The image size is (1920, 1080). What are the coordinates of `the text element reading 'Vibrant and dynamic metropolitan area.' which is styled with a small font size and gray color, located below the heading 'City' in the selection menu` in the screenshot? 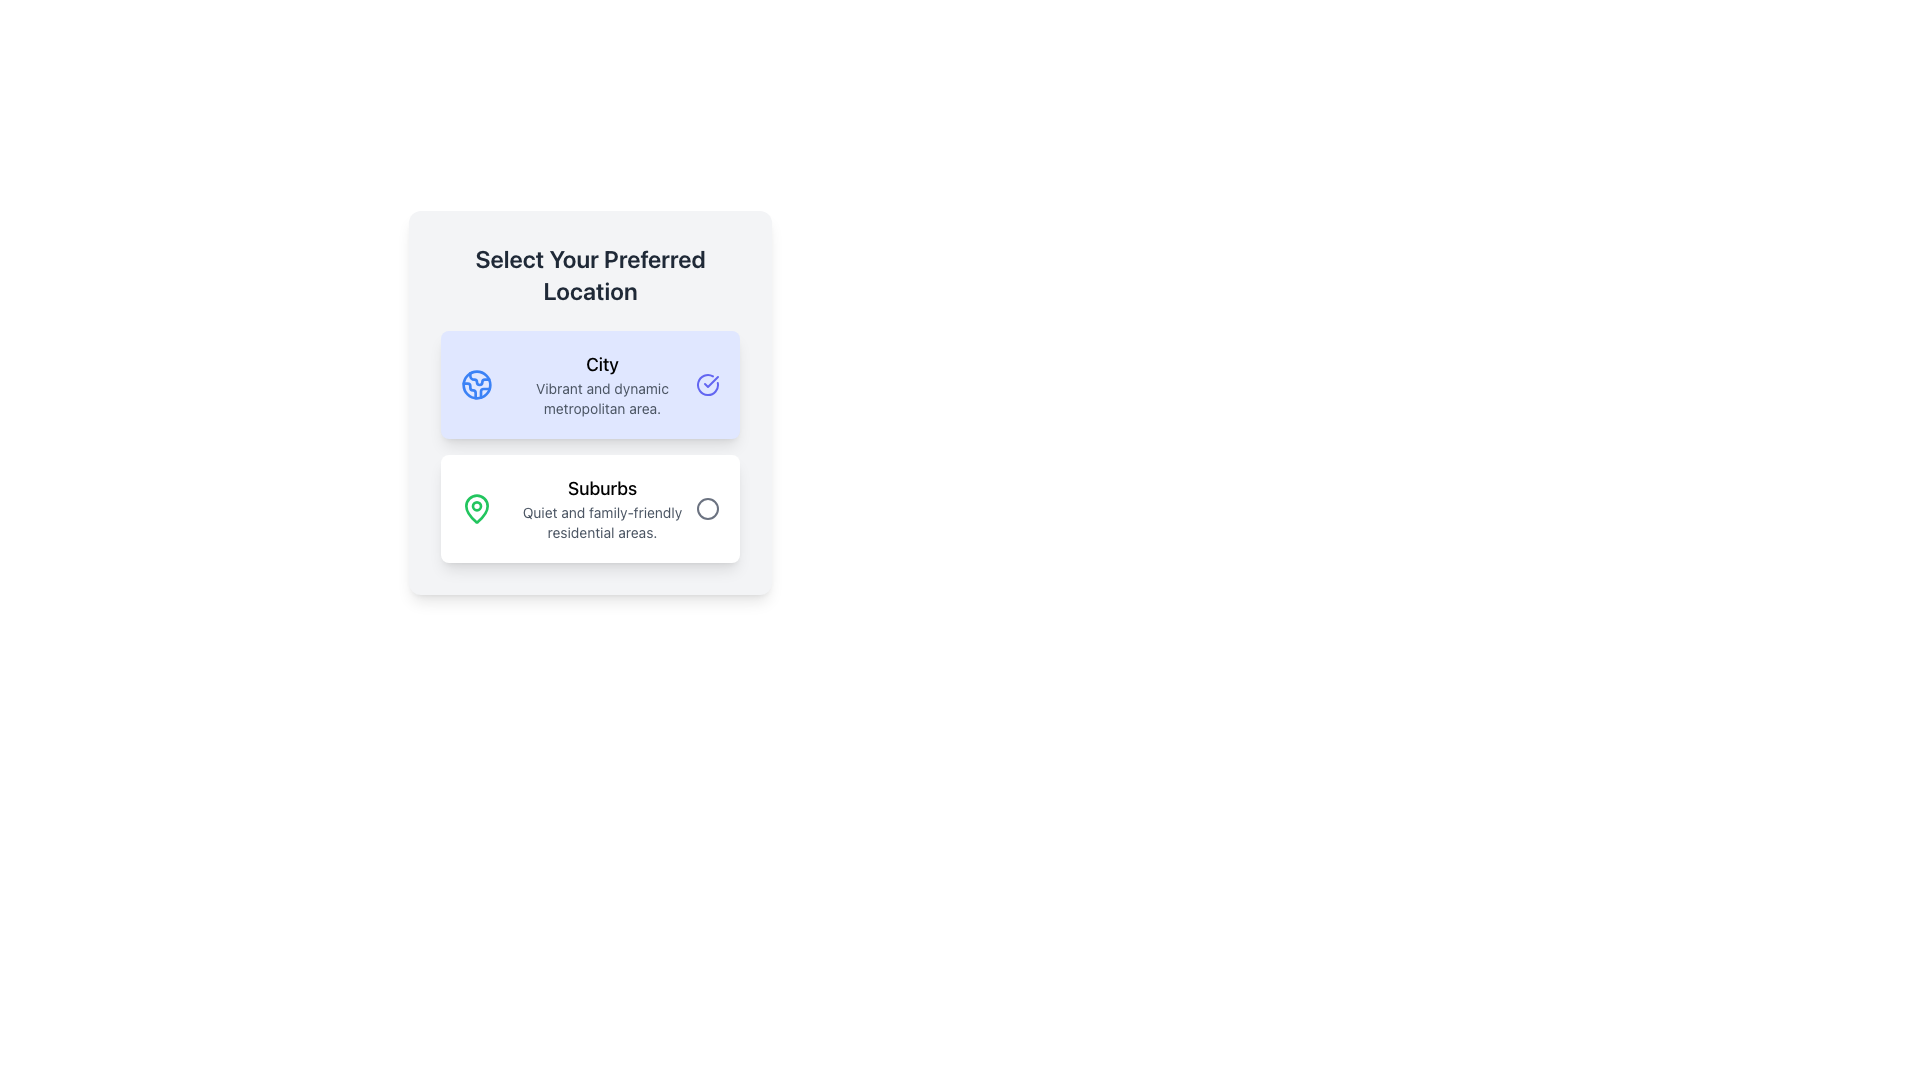 It's located at (601, 398).